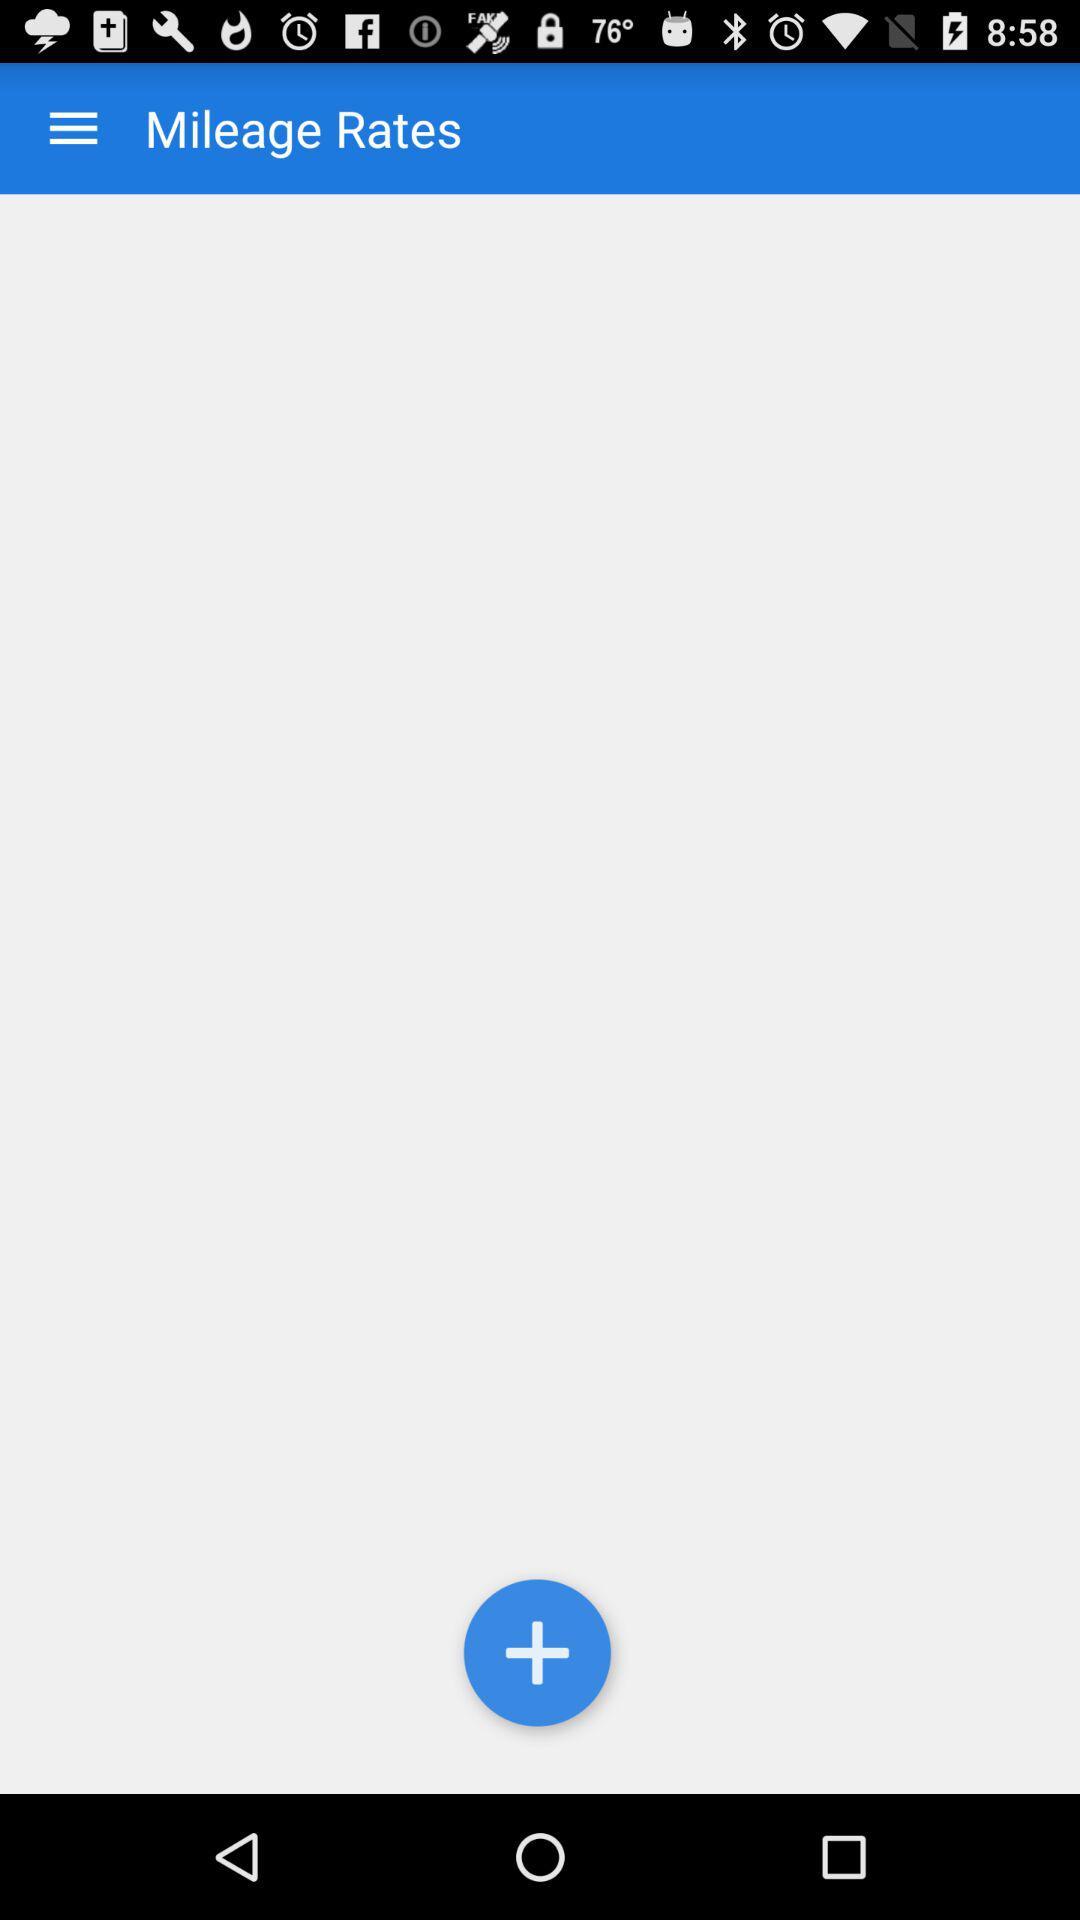 Image resolution: width=1080 pixels, height=1920 pixels. What do you see at coordinates (72, 127) in the screenshot?
I see `apps` at bounding box center [72, 127].